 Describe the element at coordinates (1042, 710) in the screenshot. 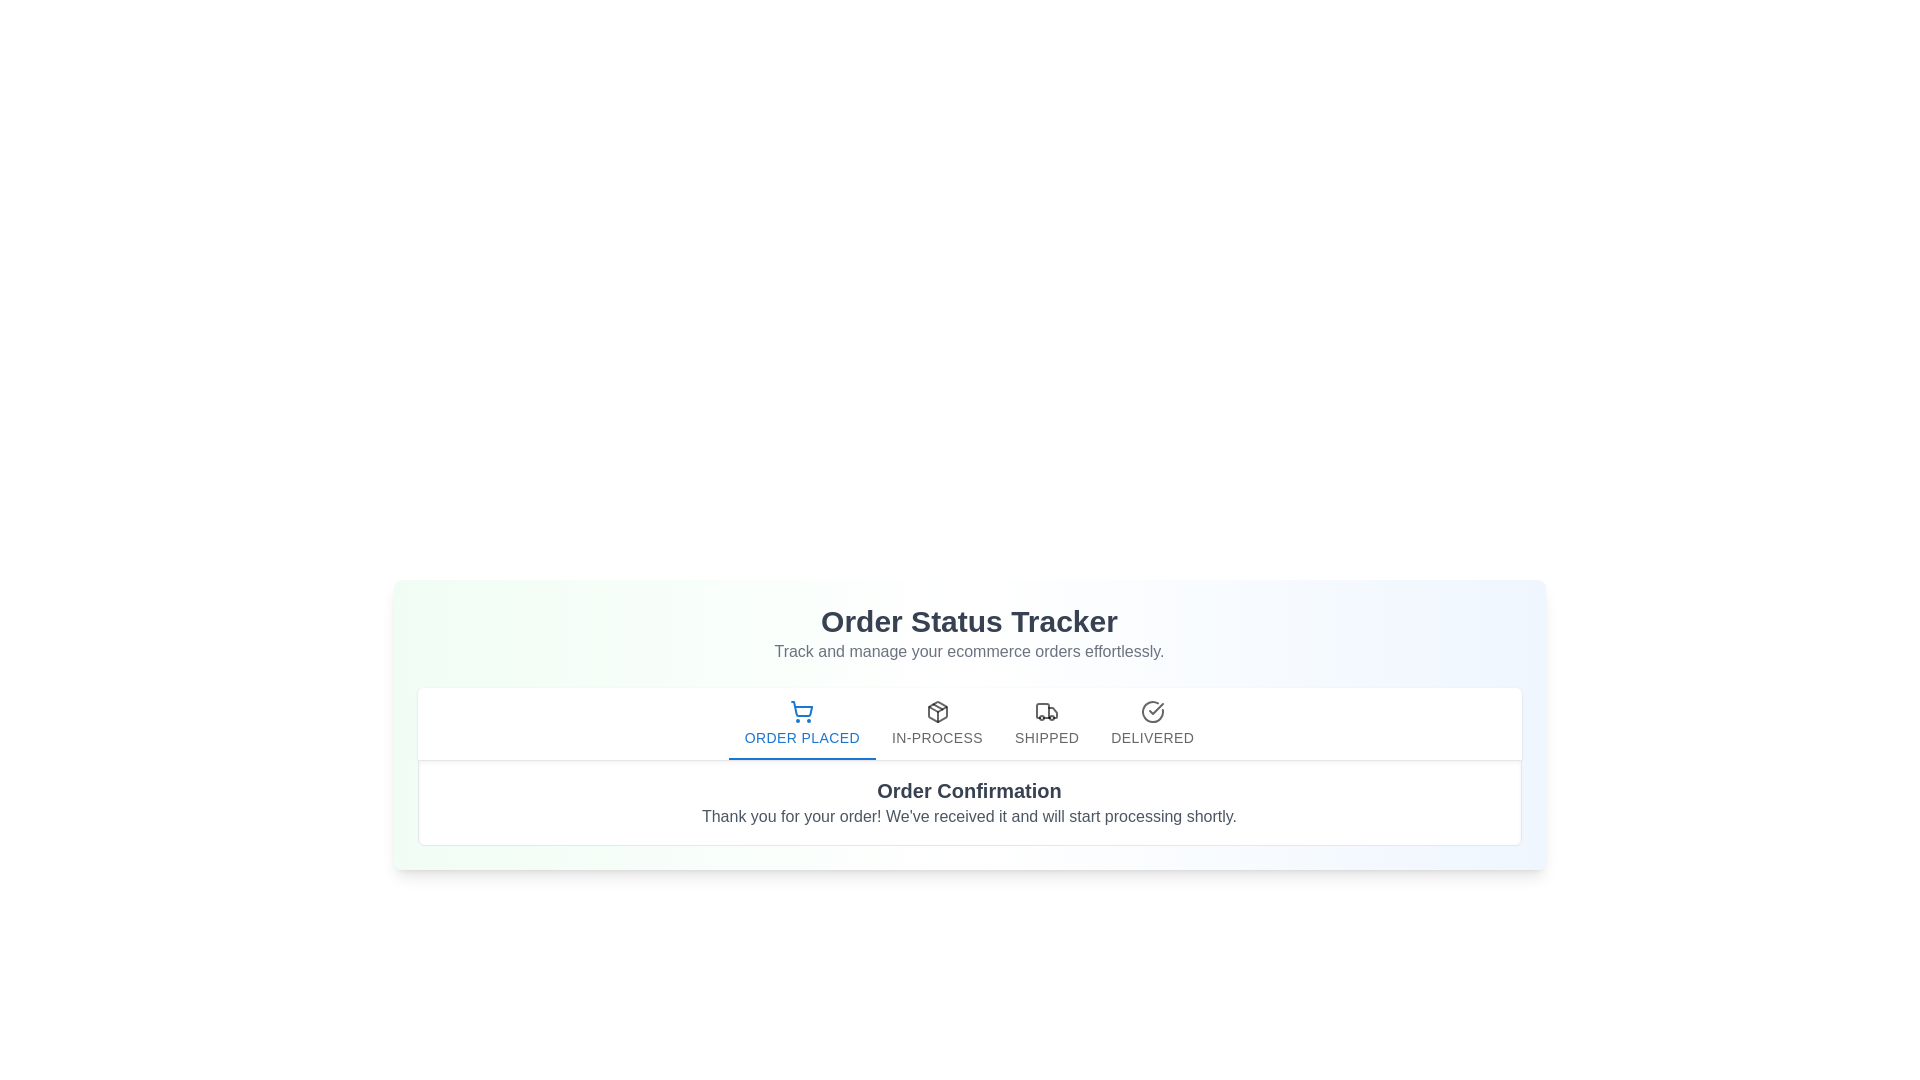

I see `the truck icon representing the 'Shipped' status in the order tracking interface` at that location.